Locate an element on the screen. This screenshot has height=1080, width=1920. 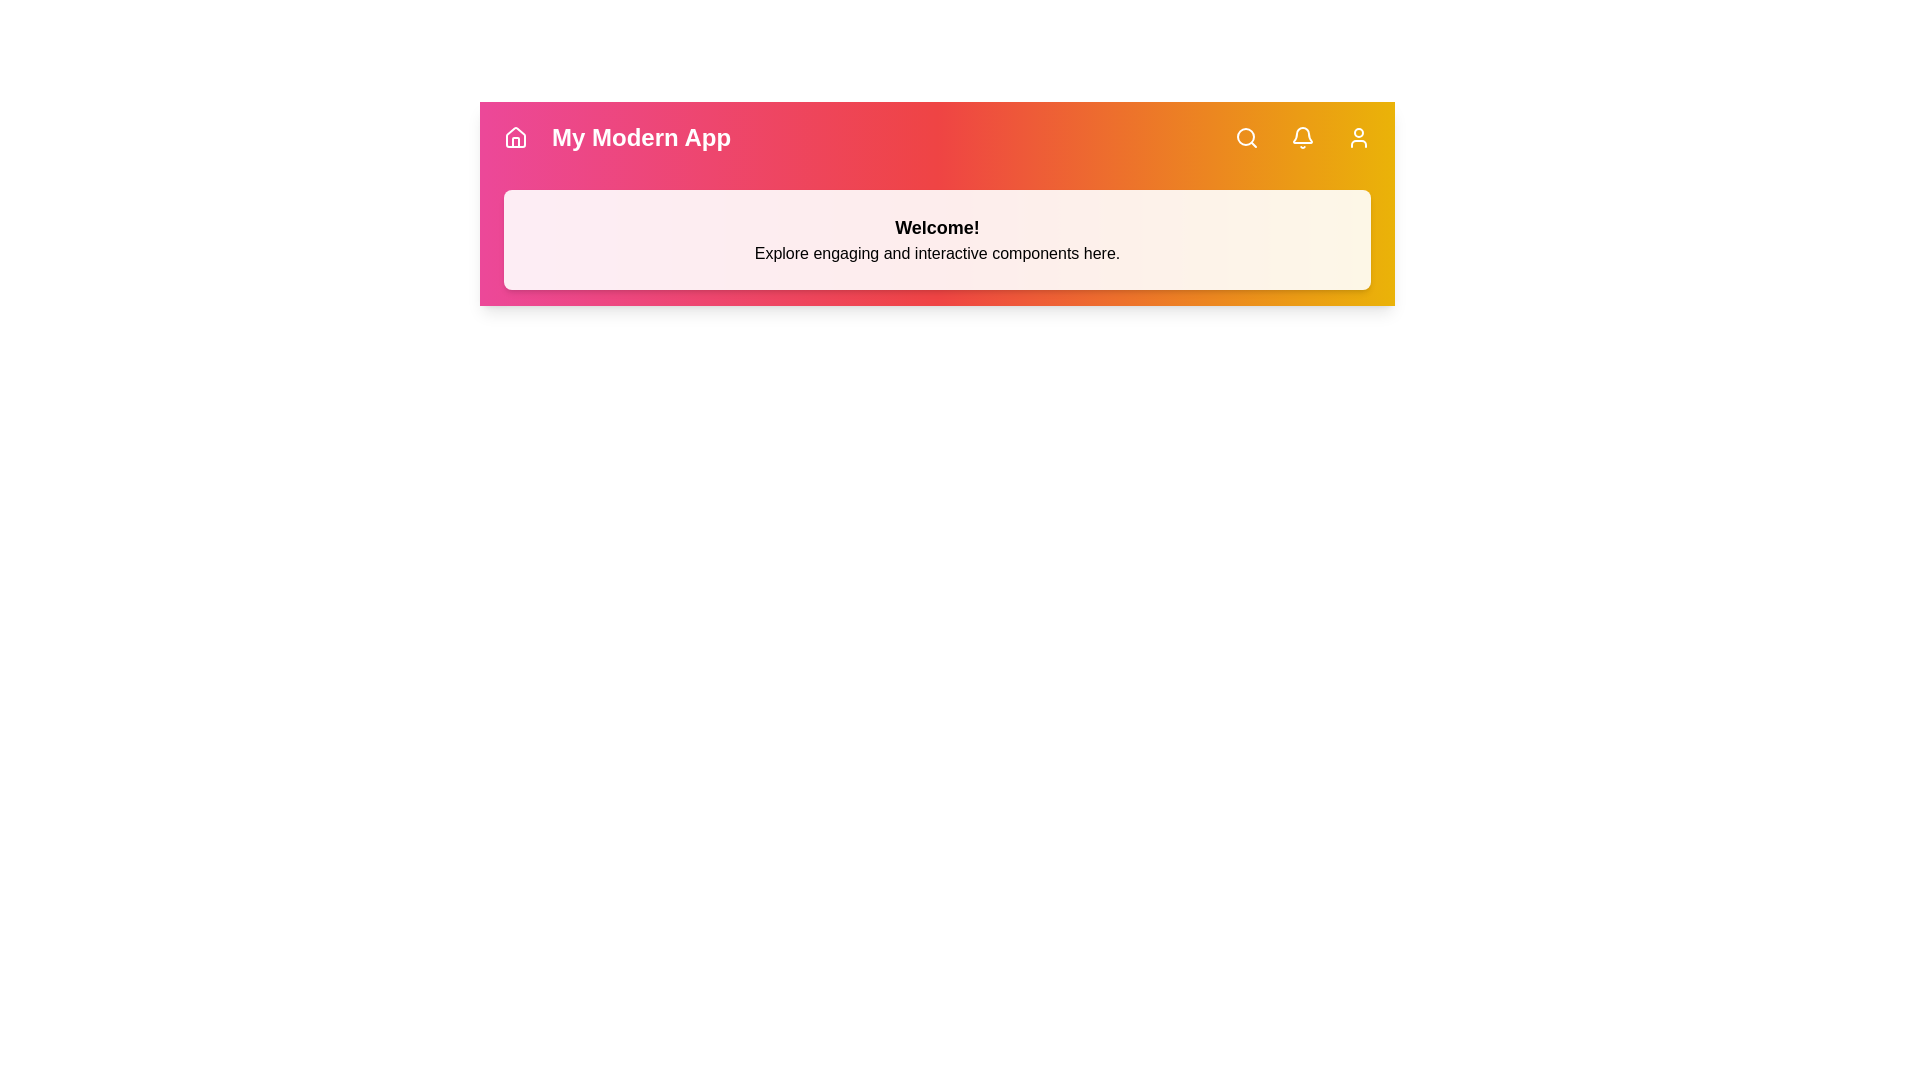
the button labeled Bell to observe visual feedback is located at coordinates (1302, 137).